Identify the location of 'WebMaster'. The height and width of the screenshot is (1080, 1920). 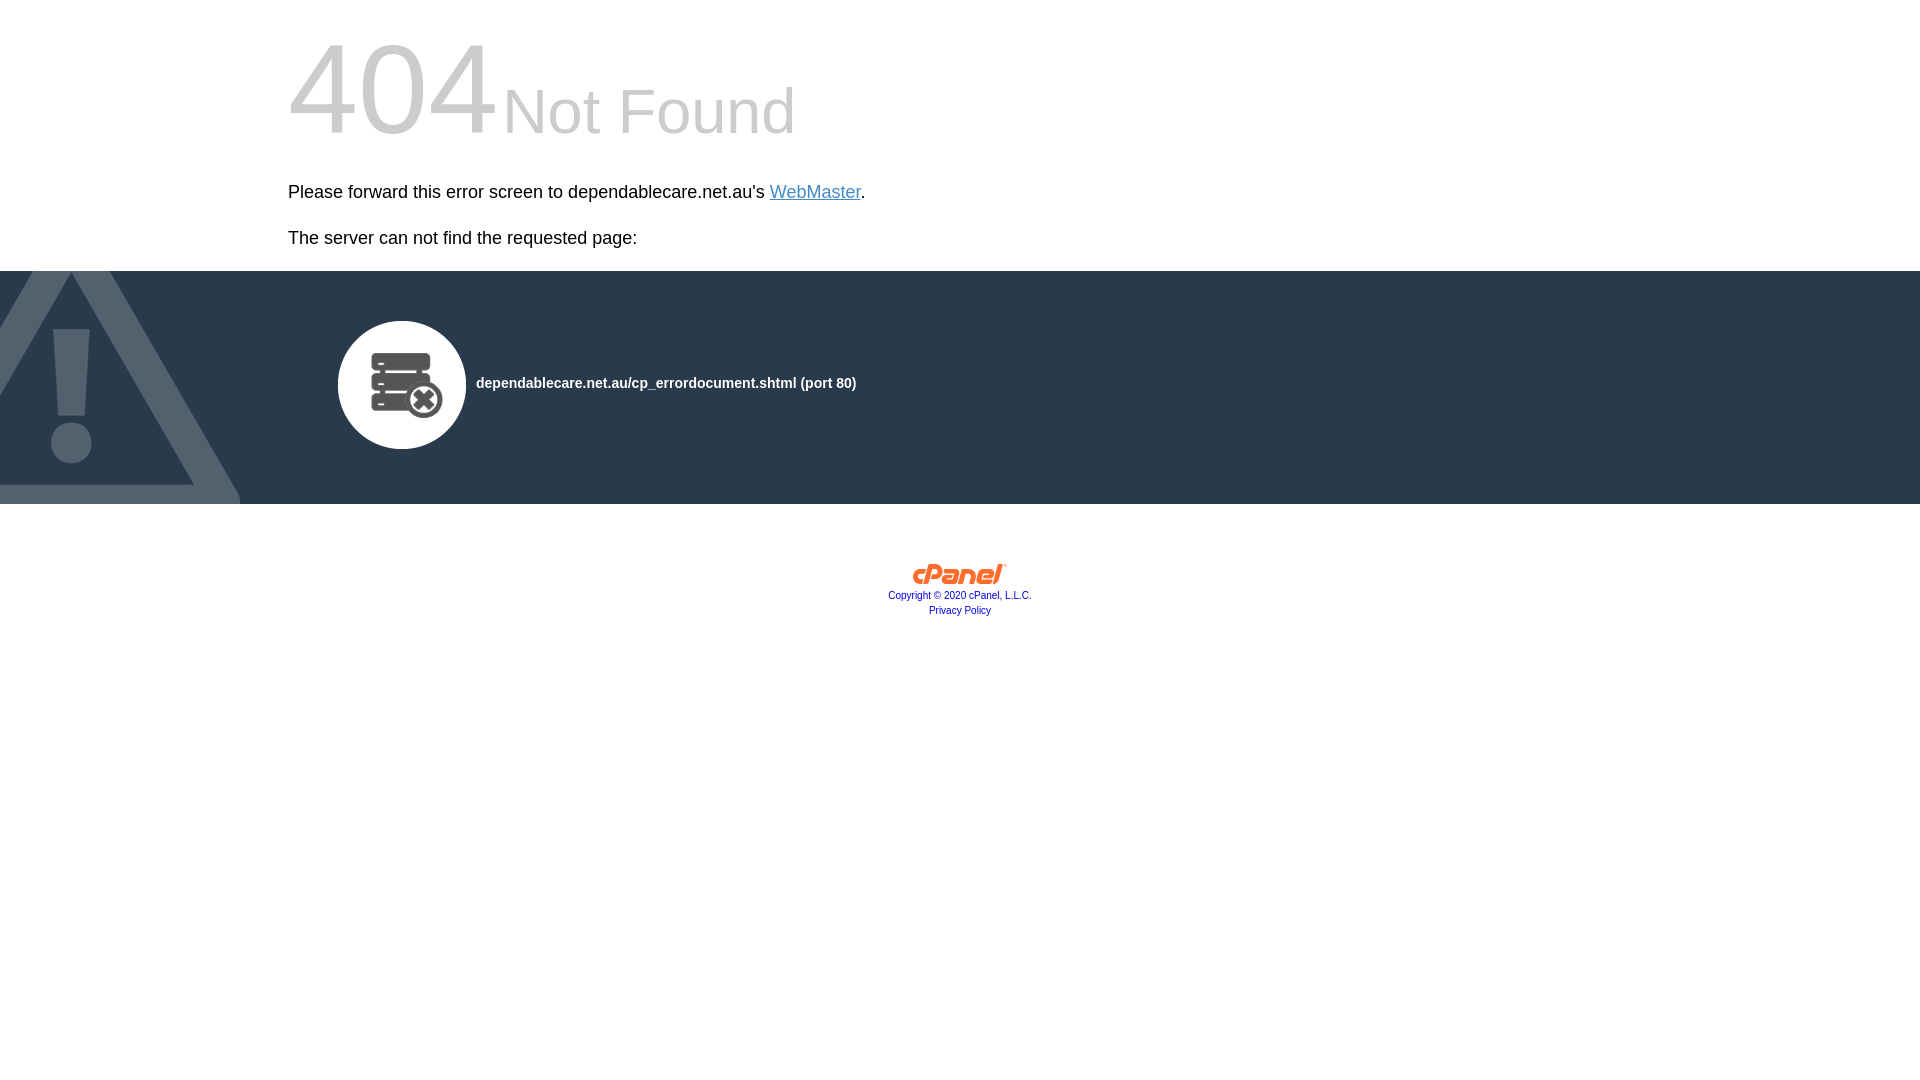
(768, 192).